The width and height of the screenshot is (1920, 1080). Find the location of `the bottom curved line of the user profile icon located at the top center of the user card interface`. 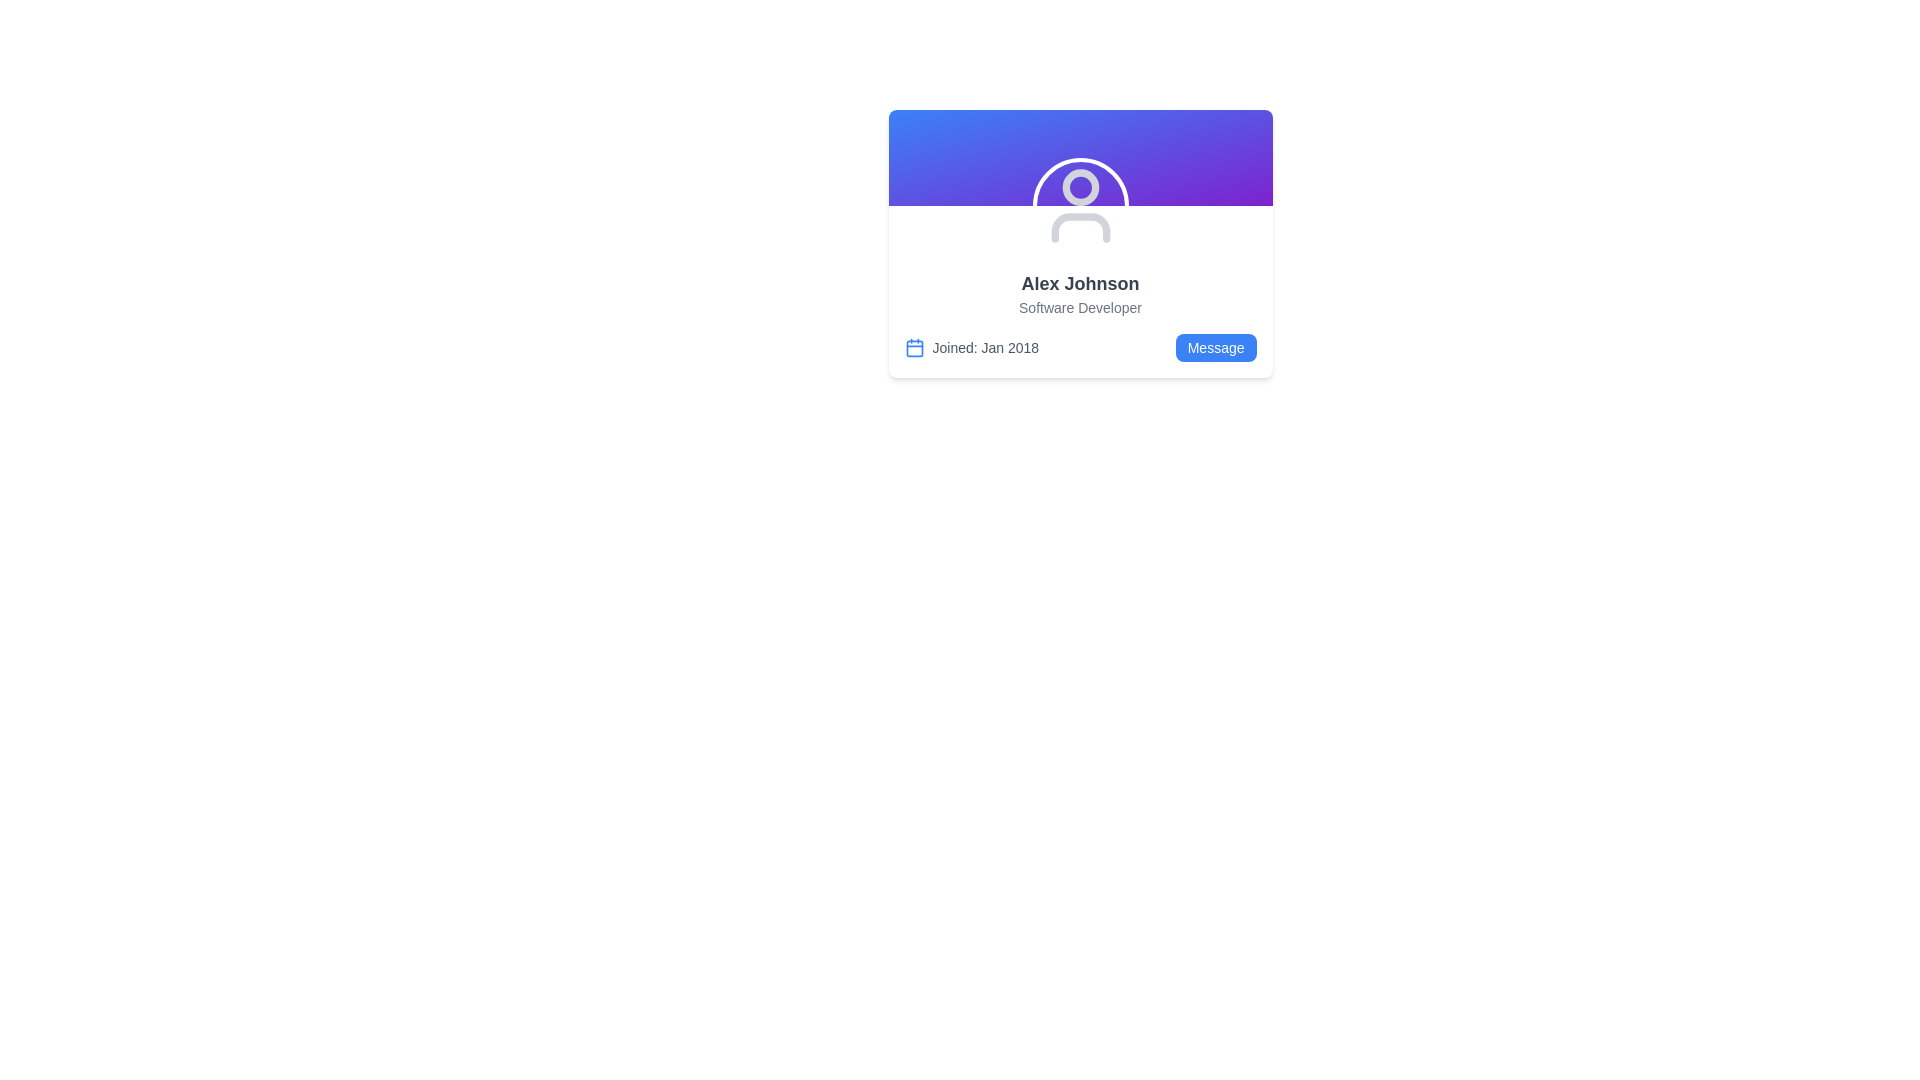

the bottom curved line of the user profile icon located at the top center of the user card interface is located at coordinates (1079, 226).